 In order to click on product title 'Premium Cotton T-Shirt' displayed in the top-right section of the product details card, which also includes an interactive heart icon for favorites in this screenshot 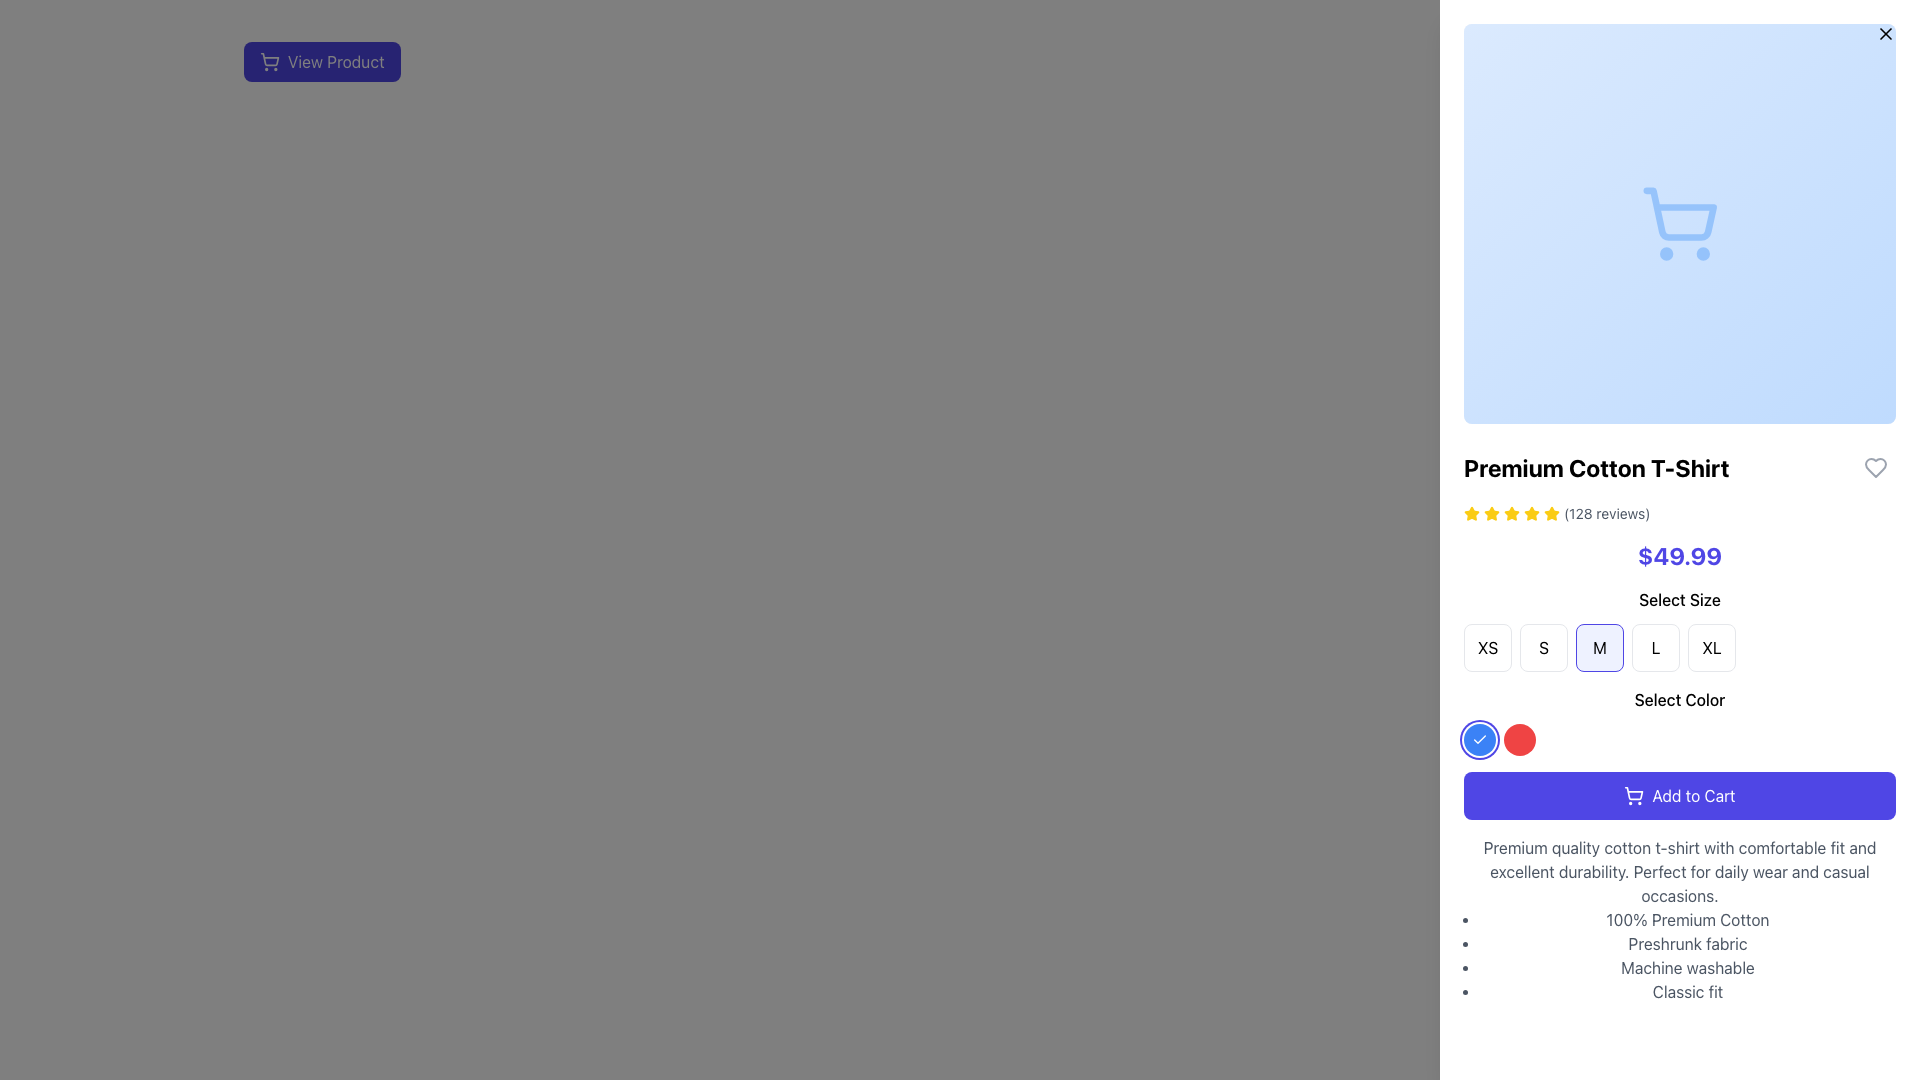, I will do `click(1680, 467)`.